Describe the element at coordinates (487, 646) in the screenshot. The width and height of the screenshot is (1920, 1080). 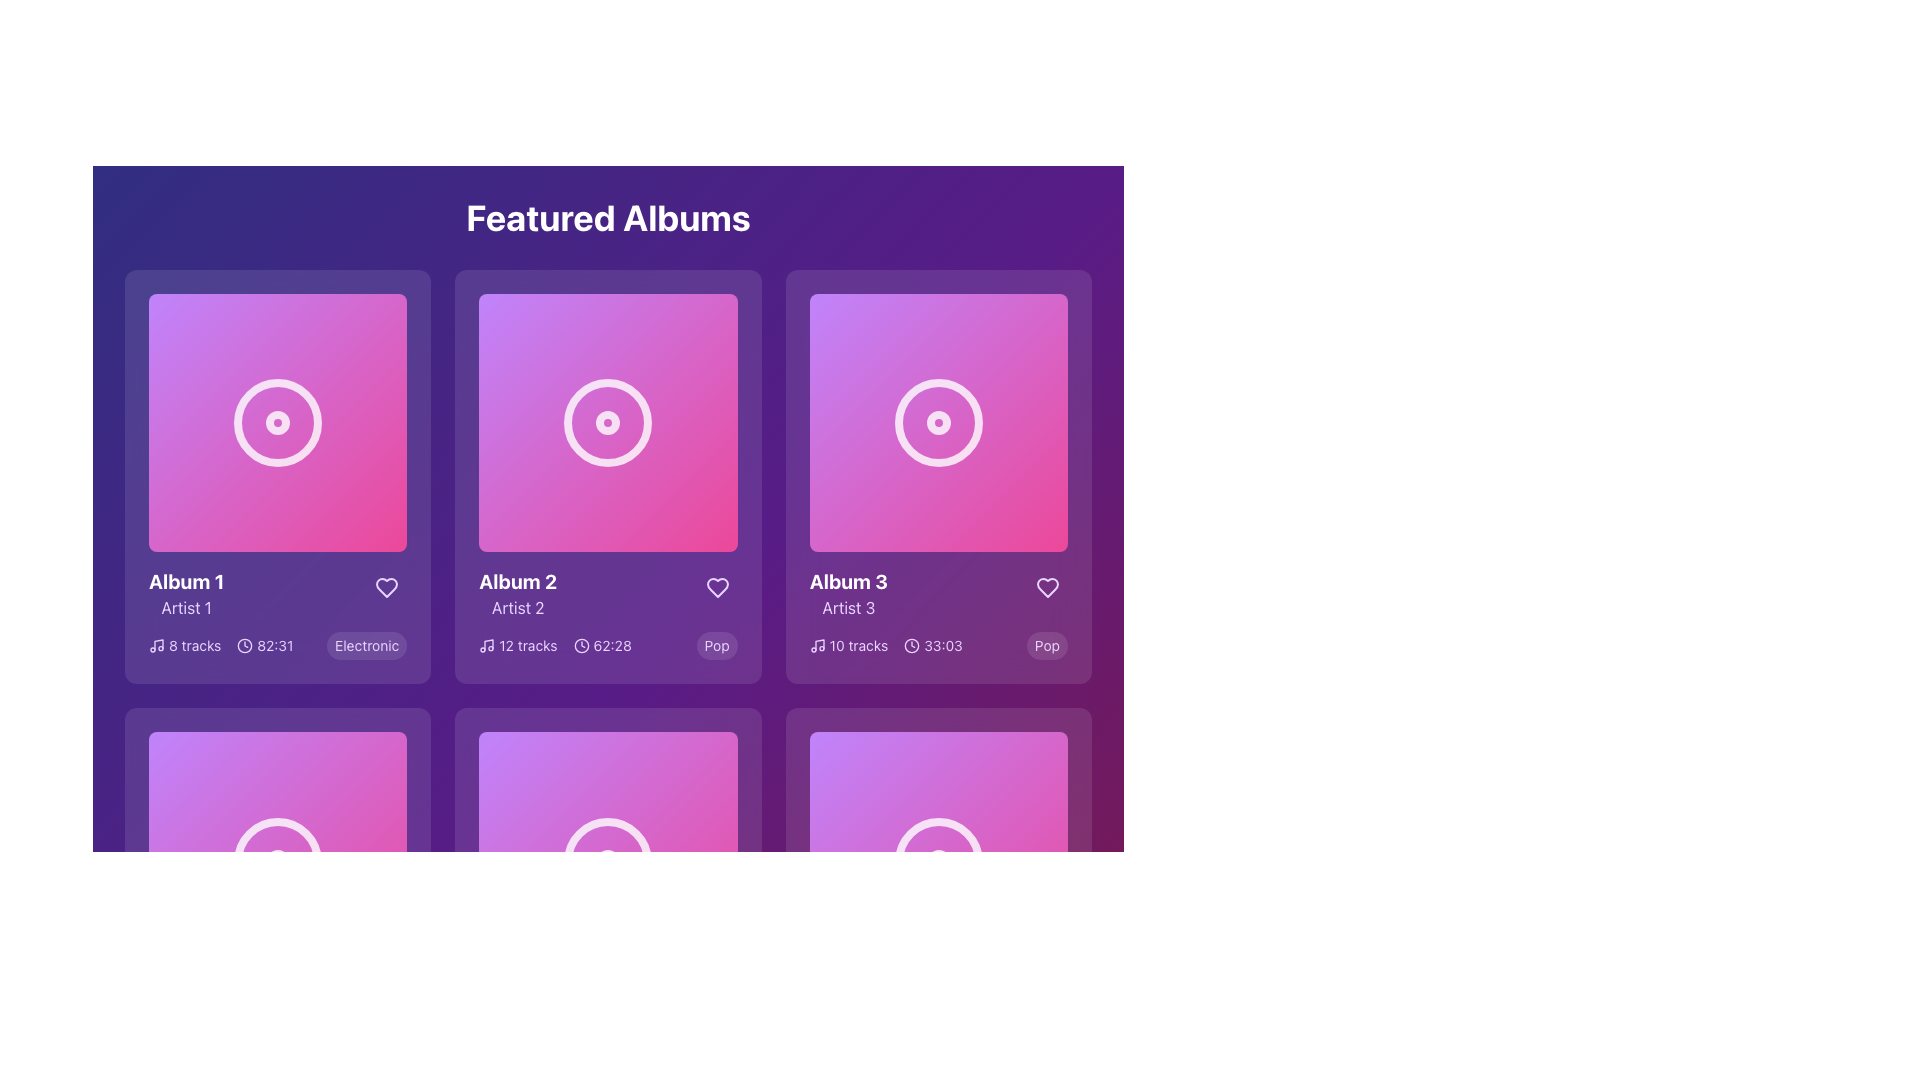
I see `the music-related icon located in the second column of the first row of the album details grid, which is directly to the left of the '12 tracks' text` at that location.